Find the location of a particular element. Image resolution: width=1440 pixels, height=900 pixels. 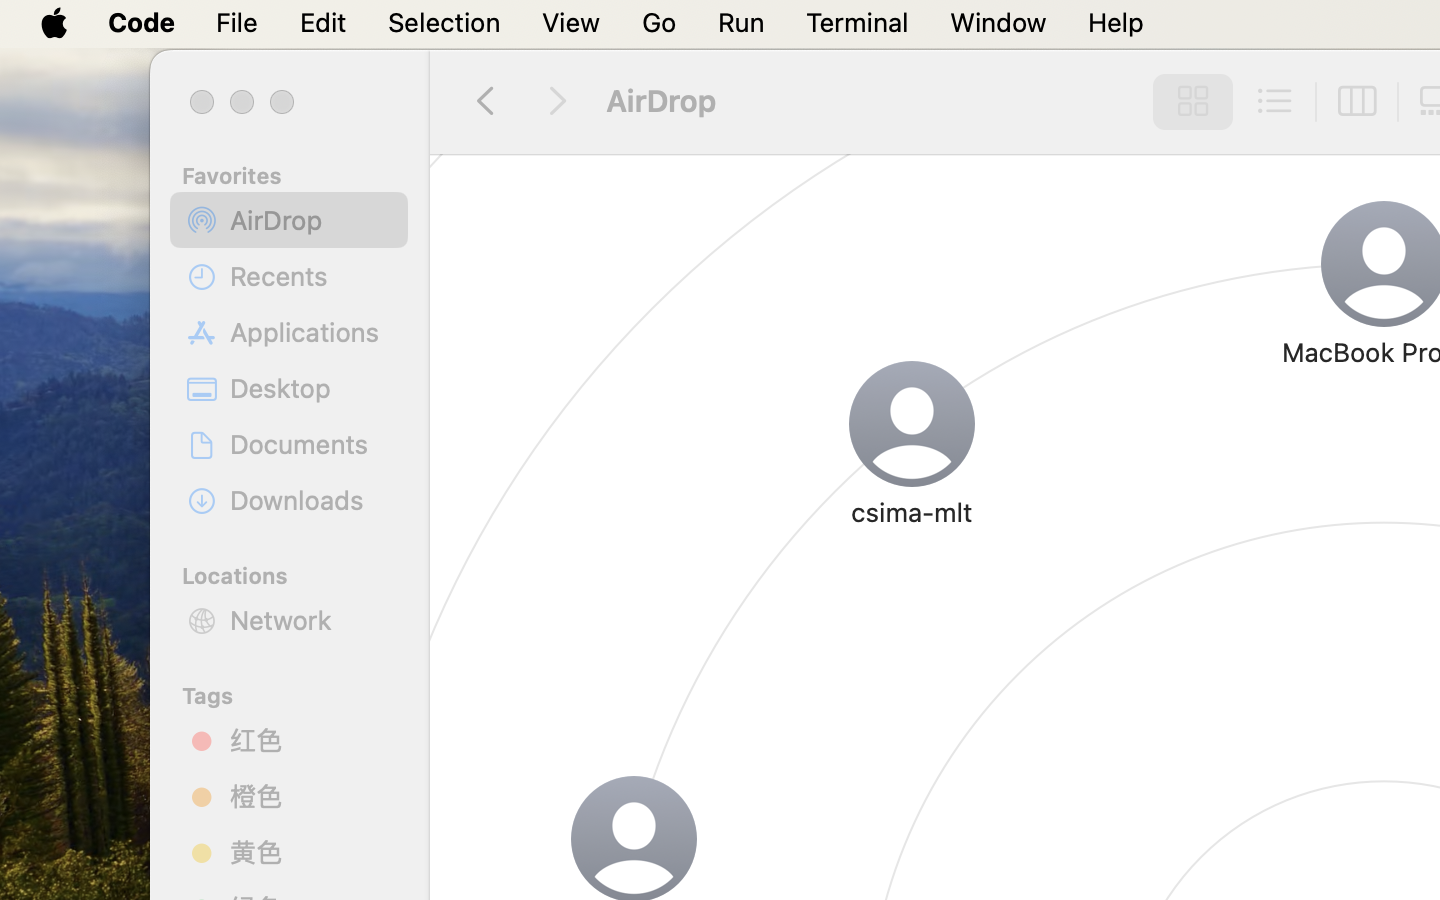

'Downloads' is located at coordinates (311, 499).